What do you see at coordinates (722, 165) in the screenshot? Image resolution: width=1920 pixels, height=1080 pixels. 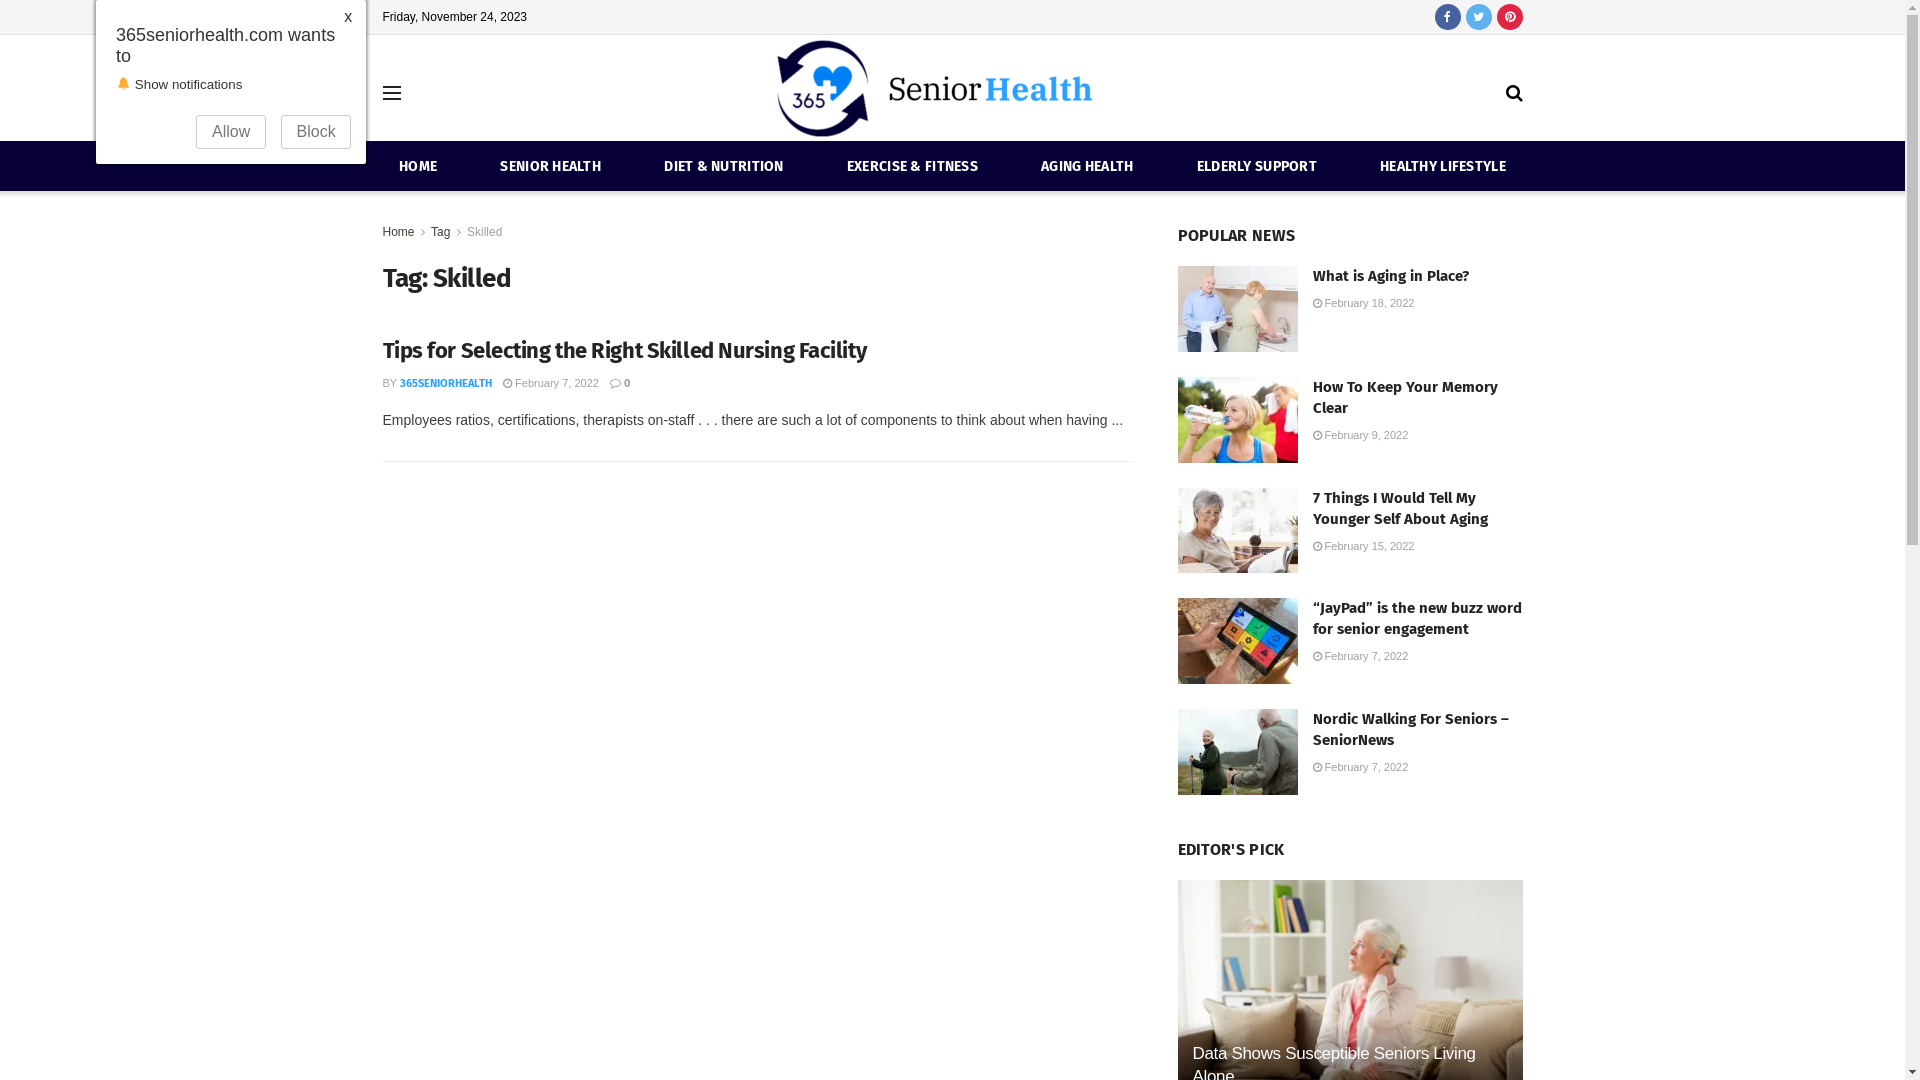 I see `'DIET & NUTRITION'` at bounding box center [722, 165].